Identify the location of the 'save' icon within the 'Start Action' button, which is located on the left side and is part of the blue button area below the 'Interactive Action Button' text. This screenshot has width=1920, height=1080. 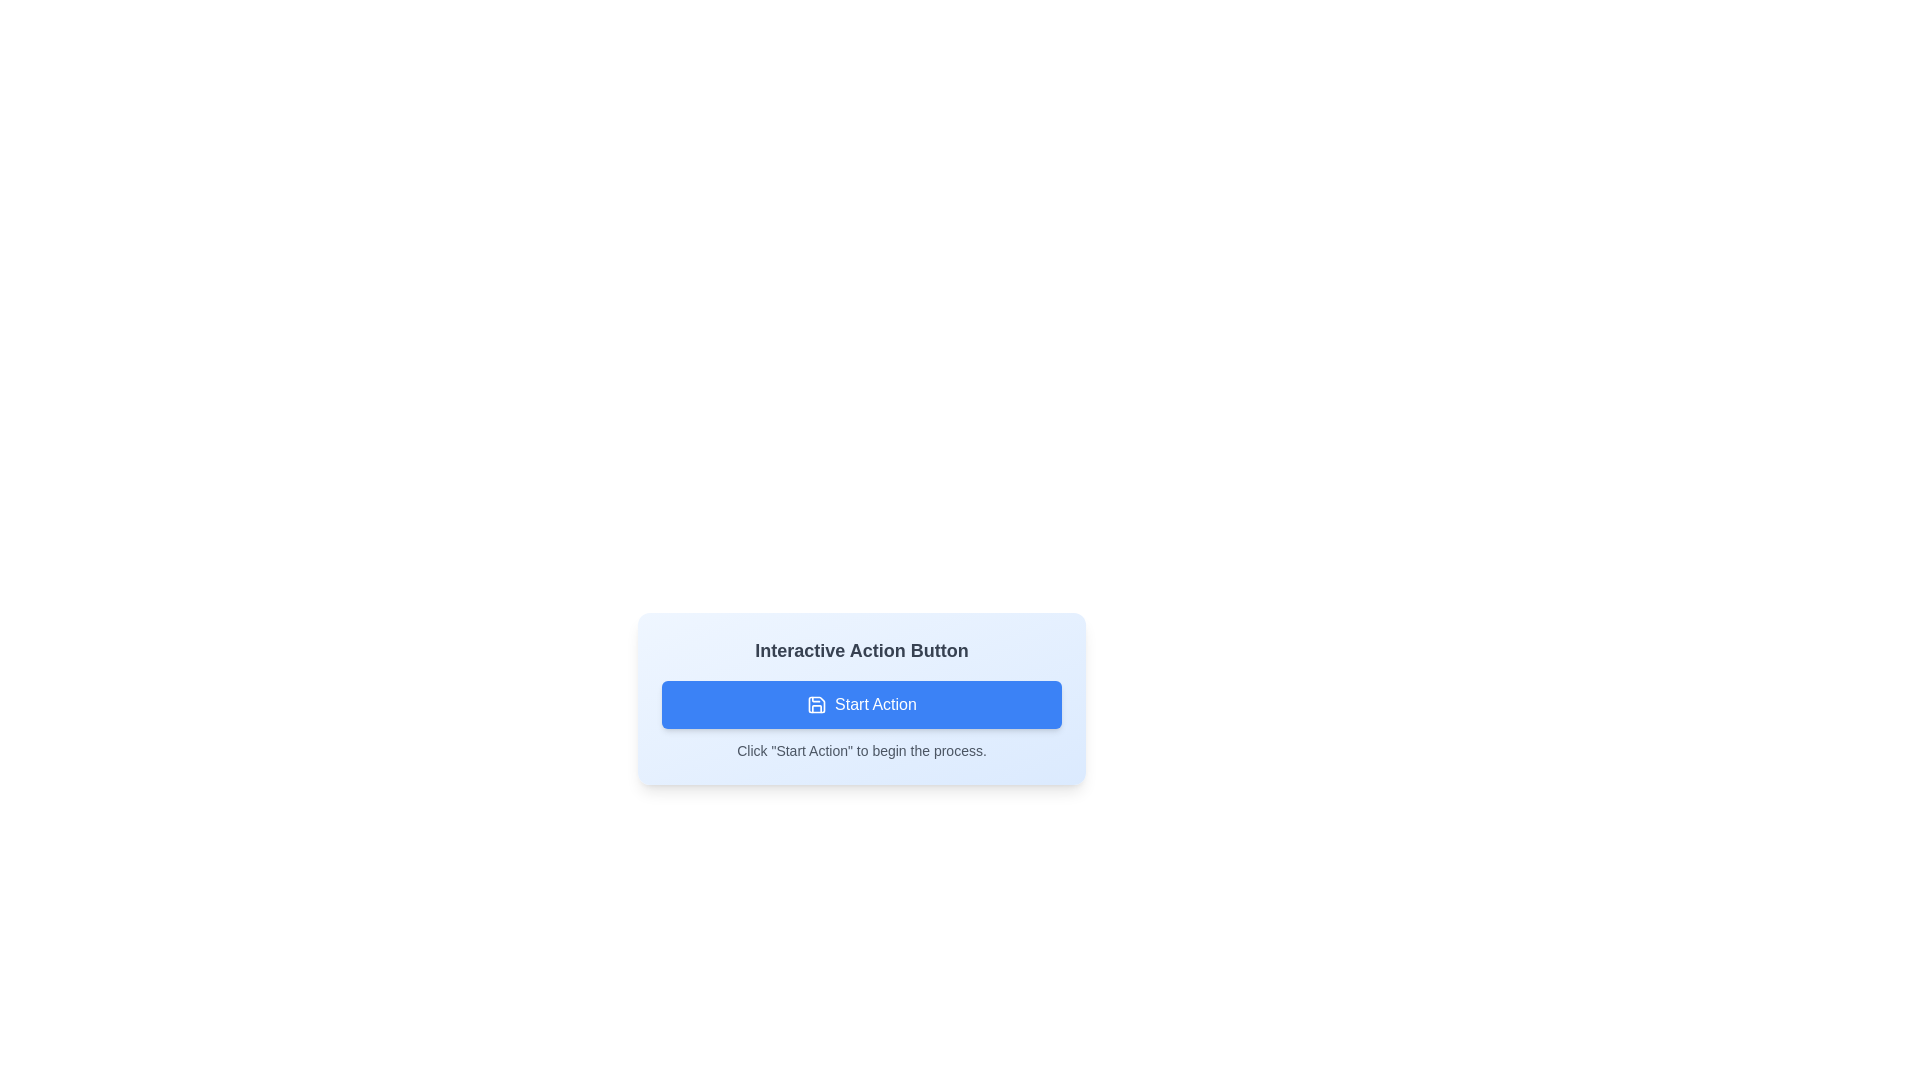
(817, 704).